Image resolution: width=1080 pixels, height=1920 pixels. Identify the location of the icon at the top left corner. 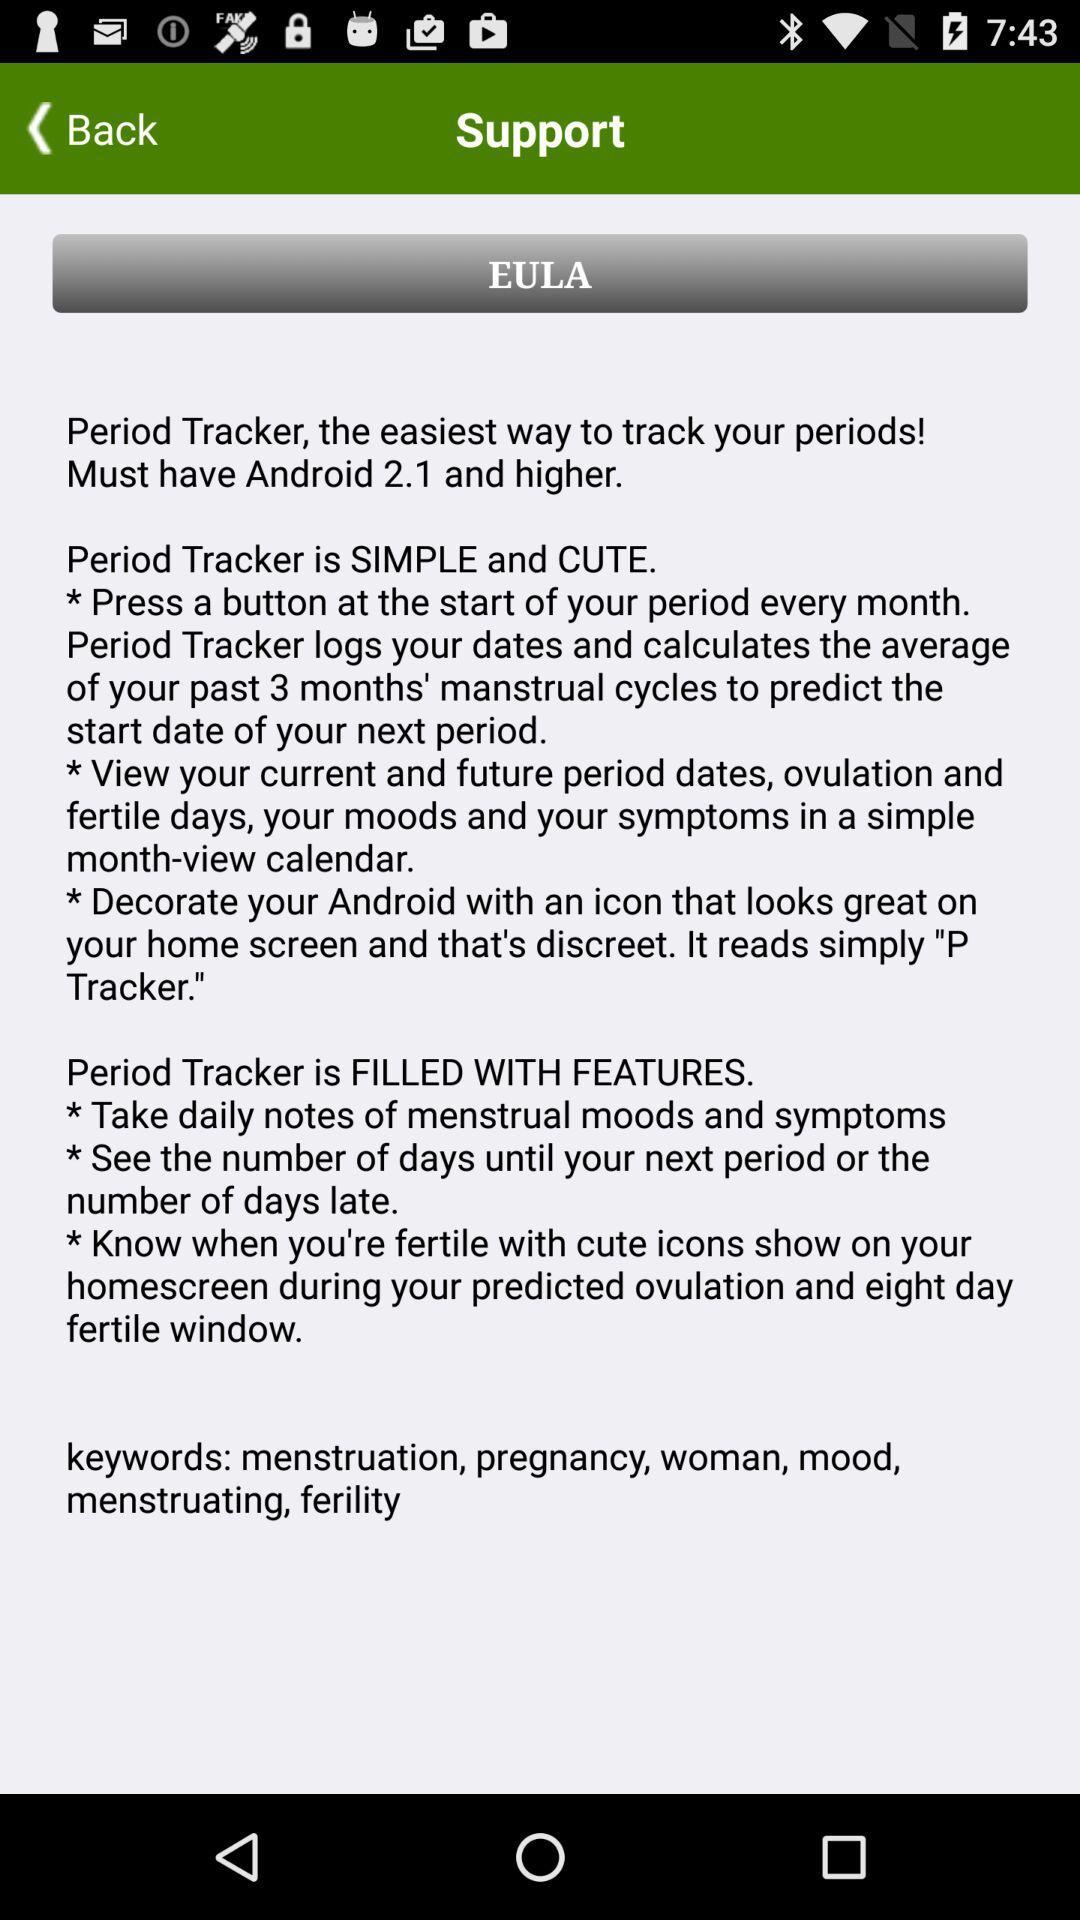
(131, 127).